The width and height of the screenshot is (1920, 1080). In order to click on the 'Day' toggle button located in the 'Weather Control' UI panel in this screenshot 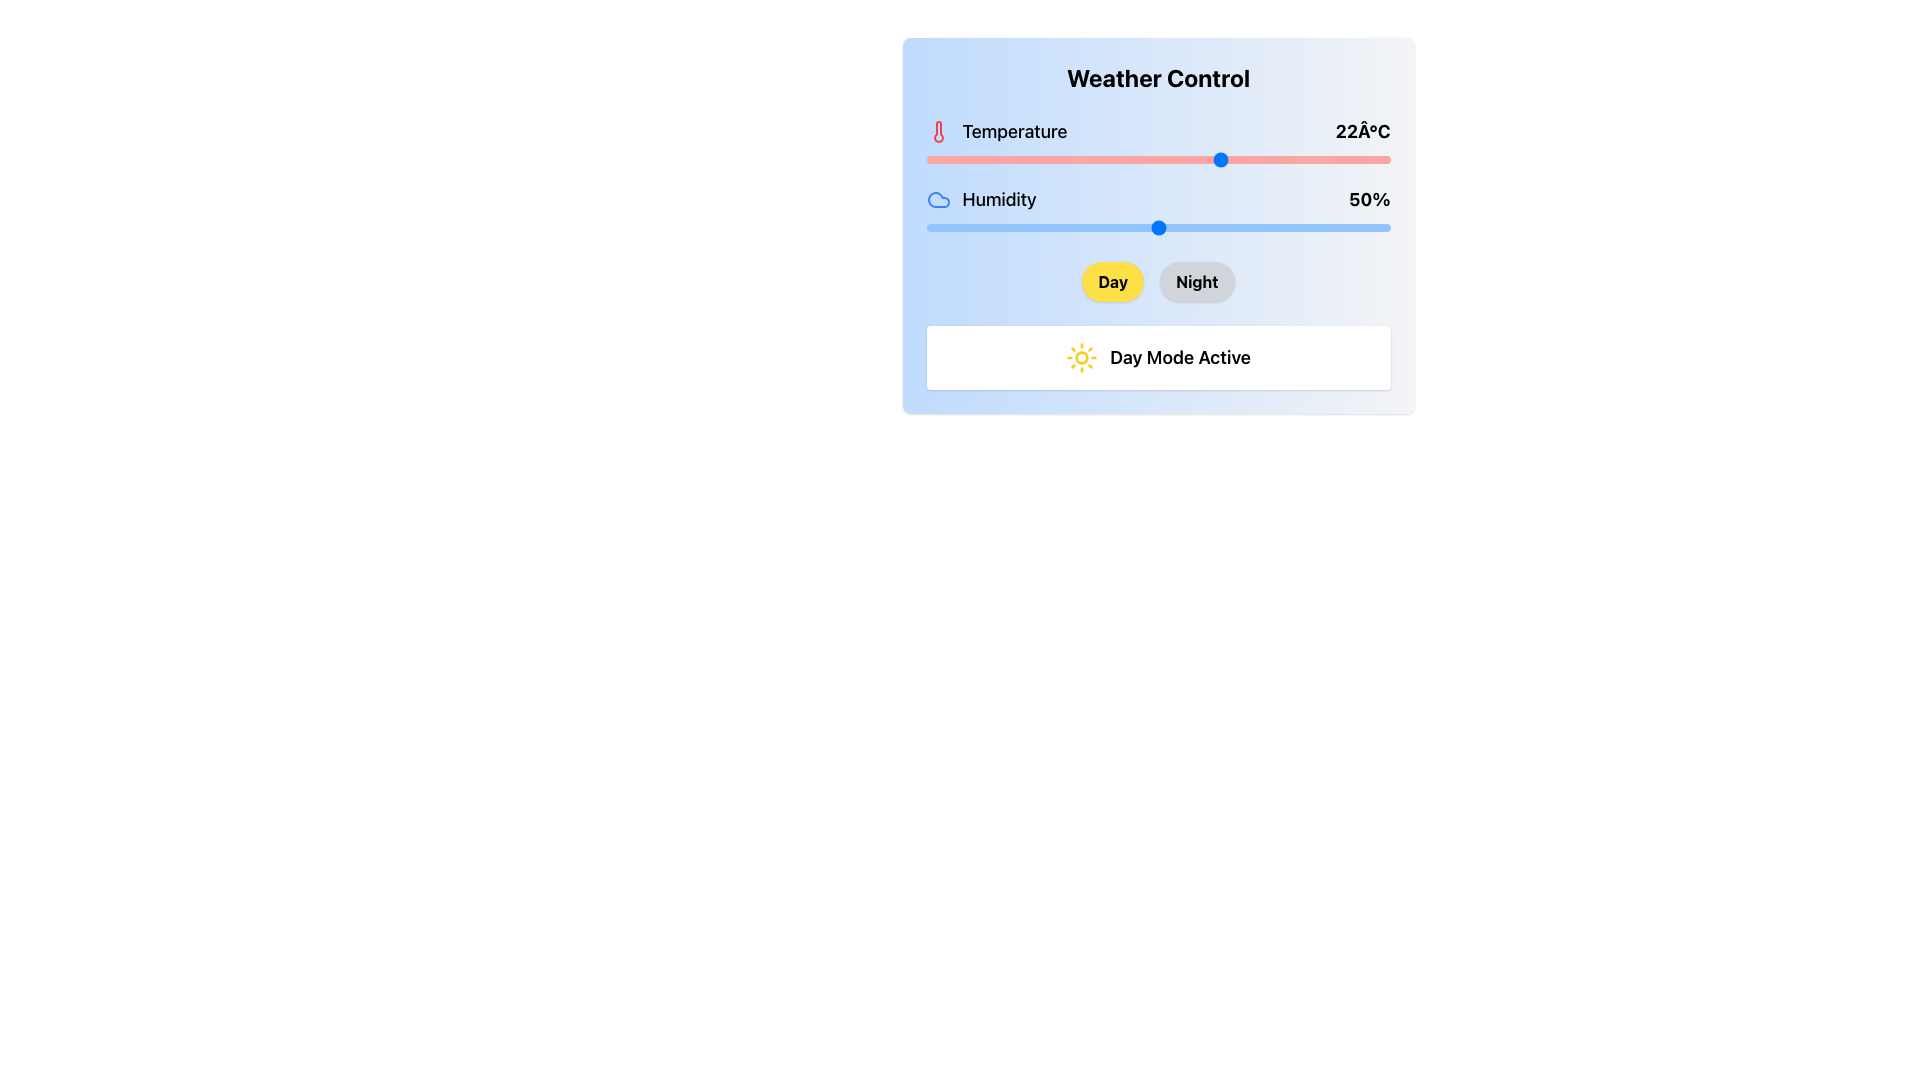, I will do `click(1112, 281)`.